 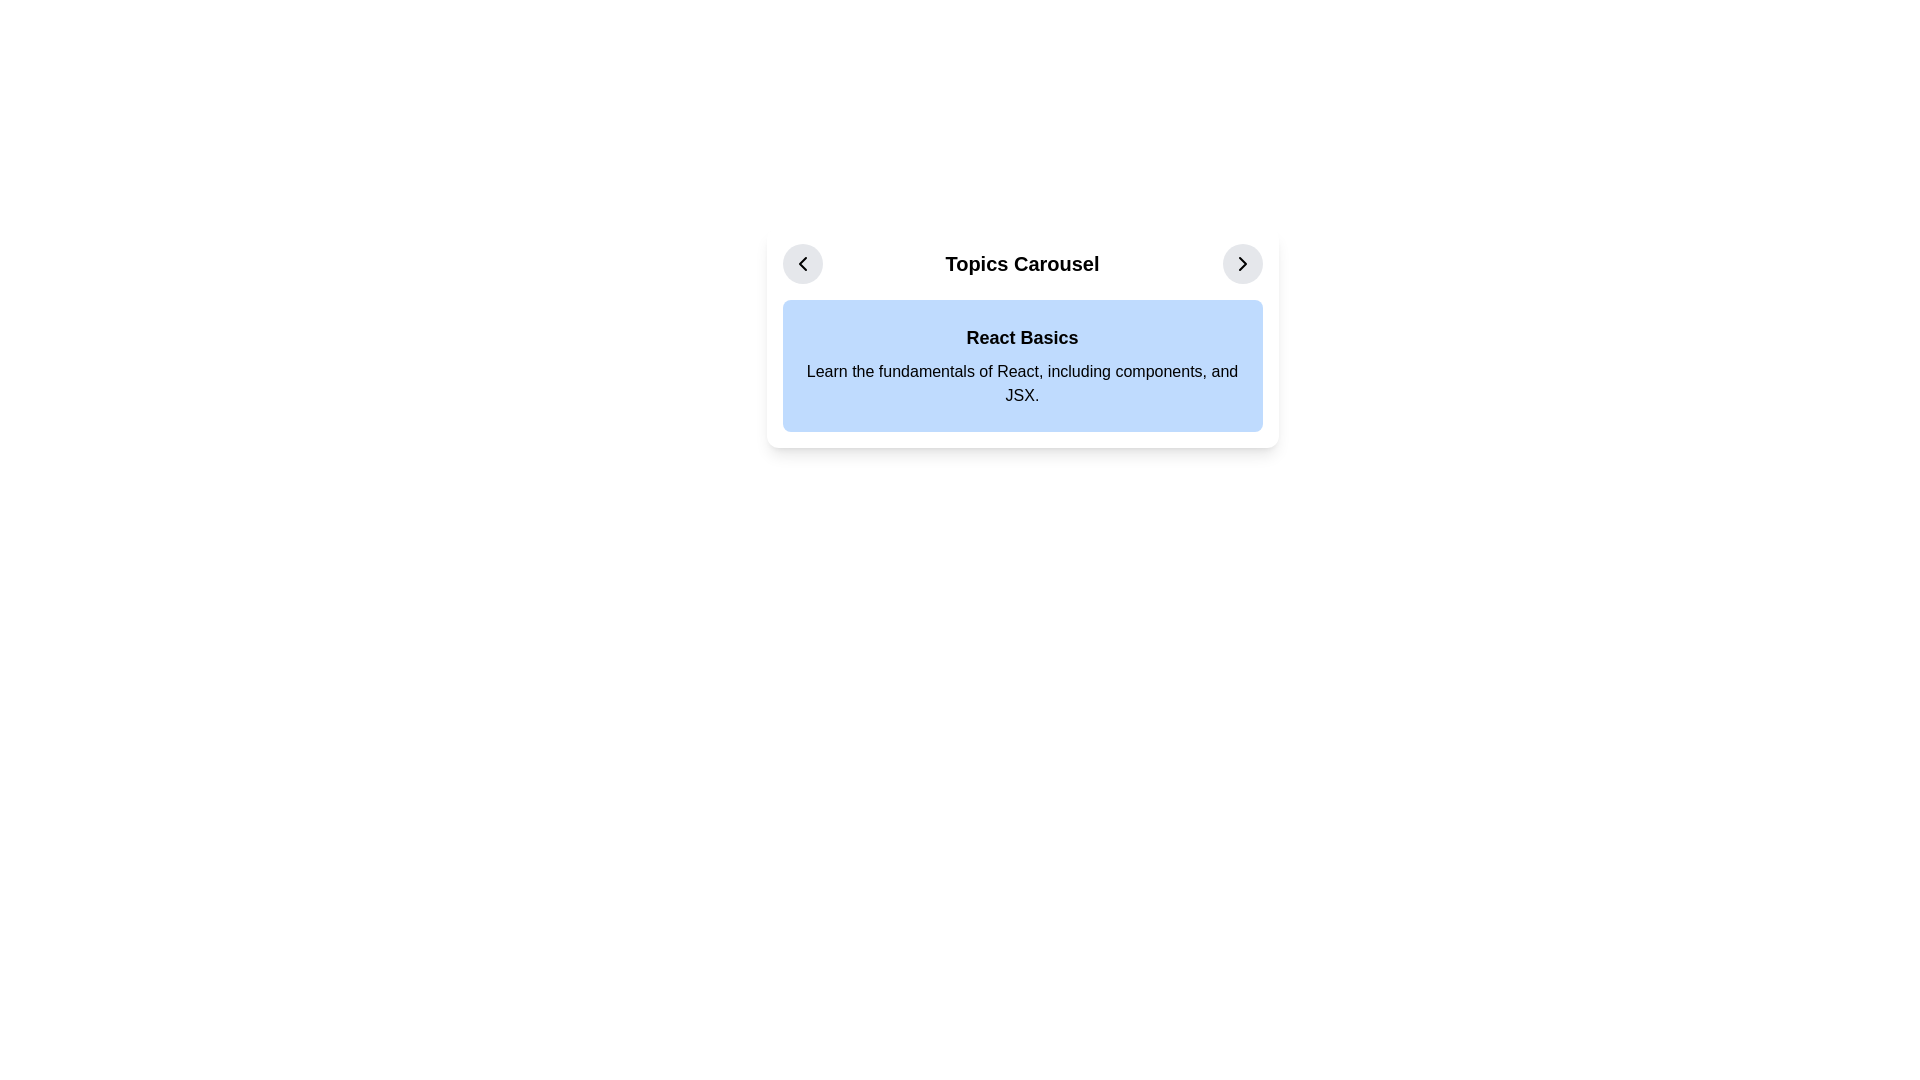 What do you see at coordinates (1241, 262) in the screenshot?
I see `the navigation button located in the 'Topics Carousel' section, adjacent to the title 'Topics Carousel'` at bounding box center [1241, 262].